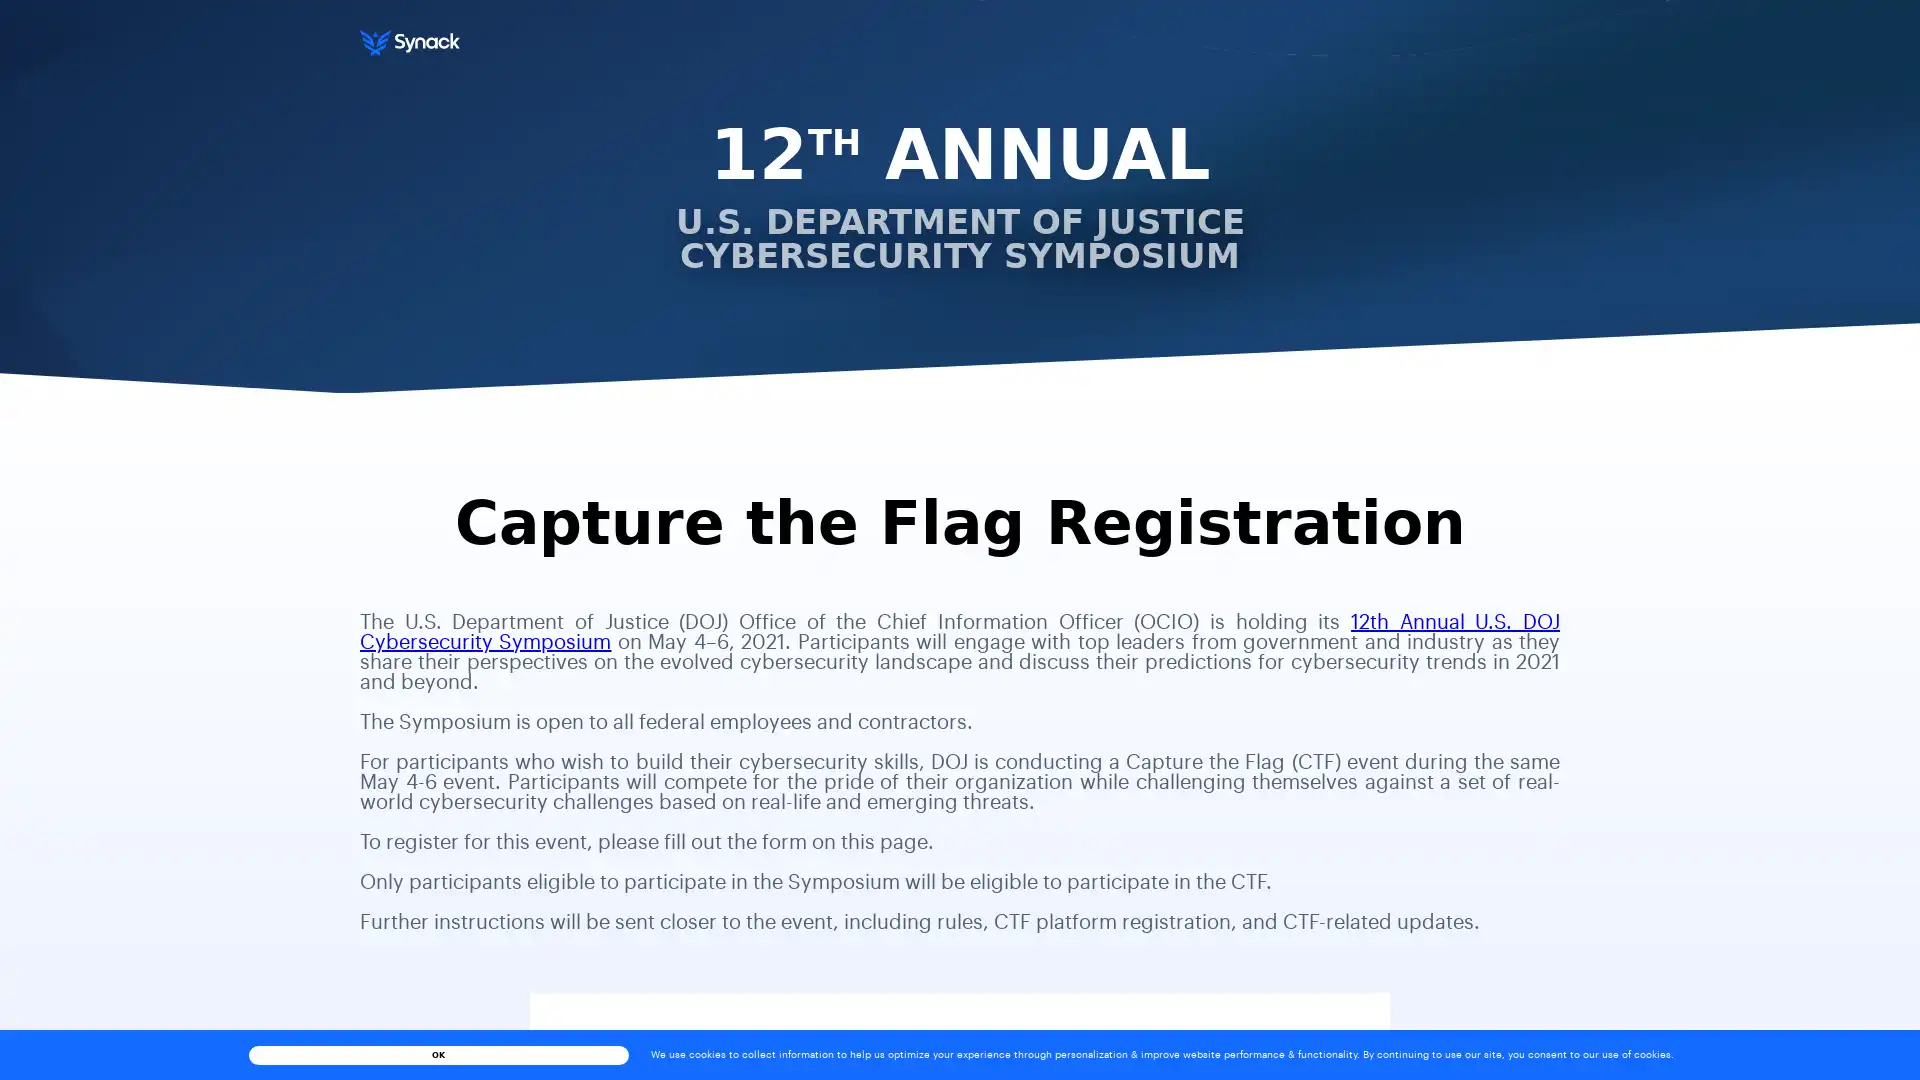 The height and width of the screenshot is (1080, 1920). Describe the element at coordinates (436, 1053) in the screenshot. I see `OK` at that location.